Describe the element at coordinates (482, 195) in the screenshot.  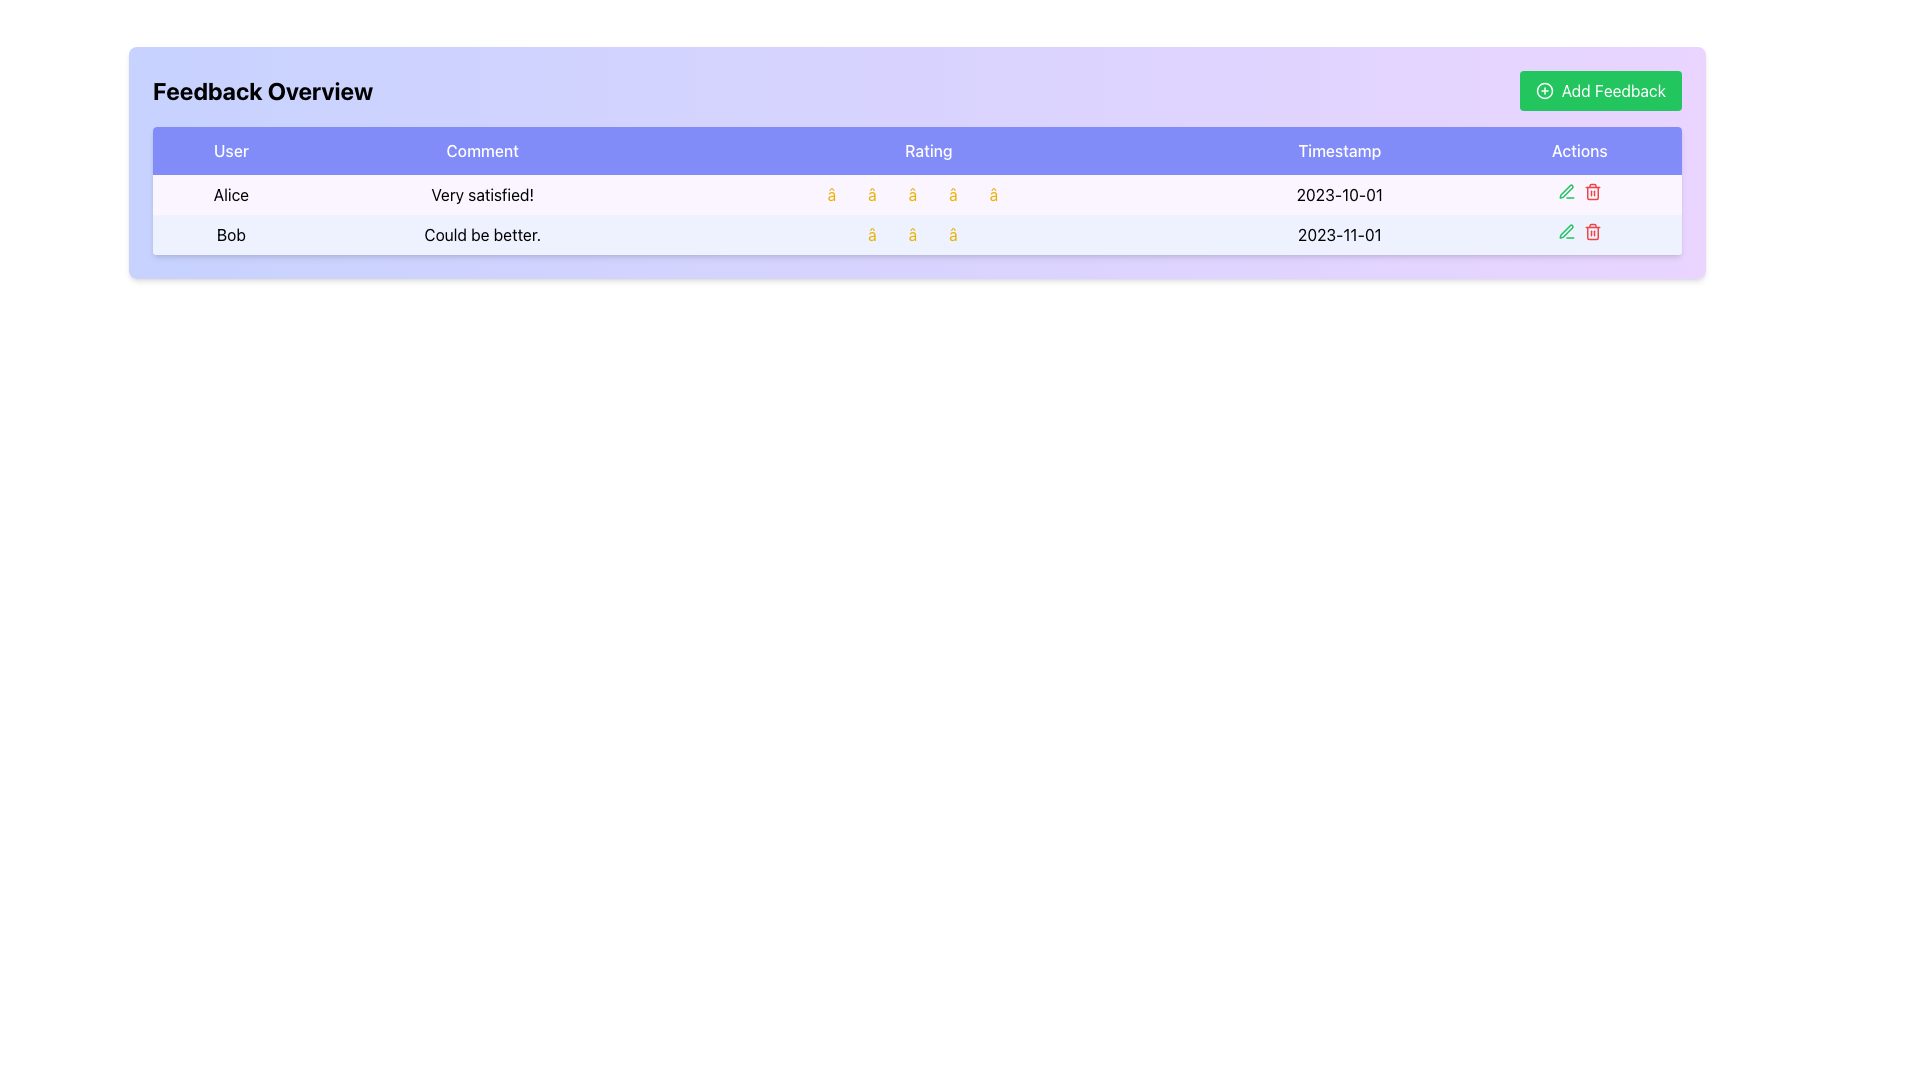
I see `text displayed in the feedback text block located in the second column of the first data row of the feedback table, which follows the cell containing the user name 'Alice'` at that location.